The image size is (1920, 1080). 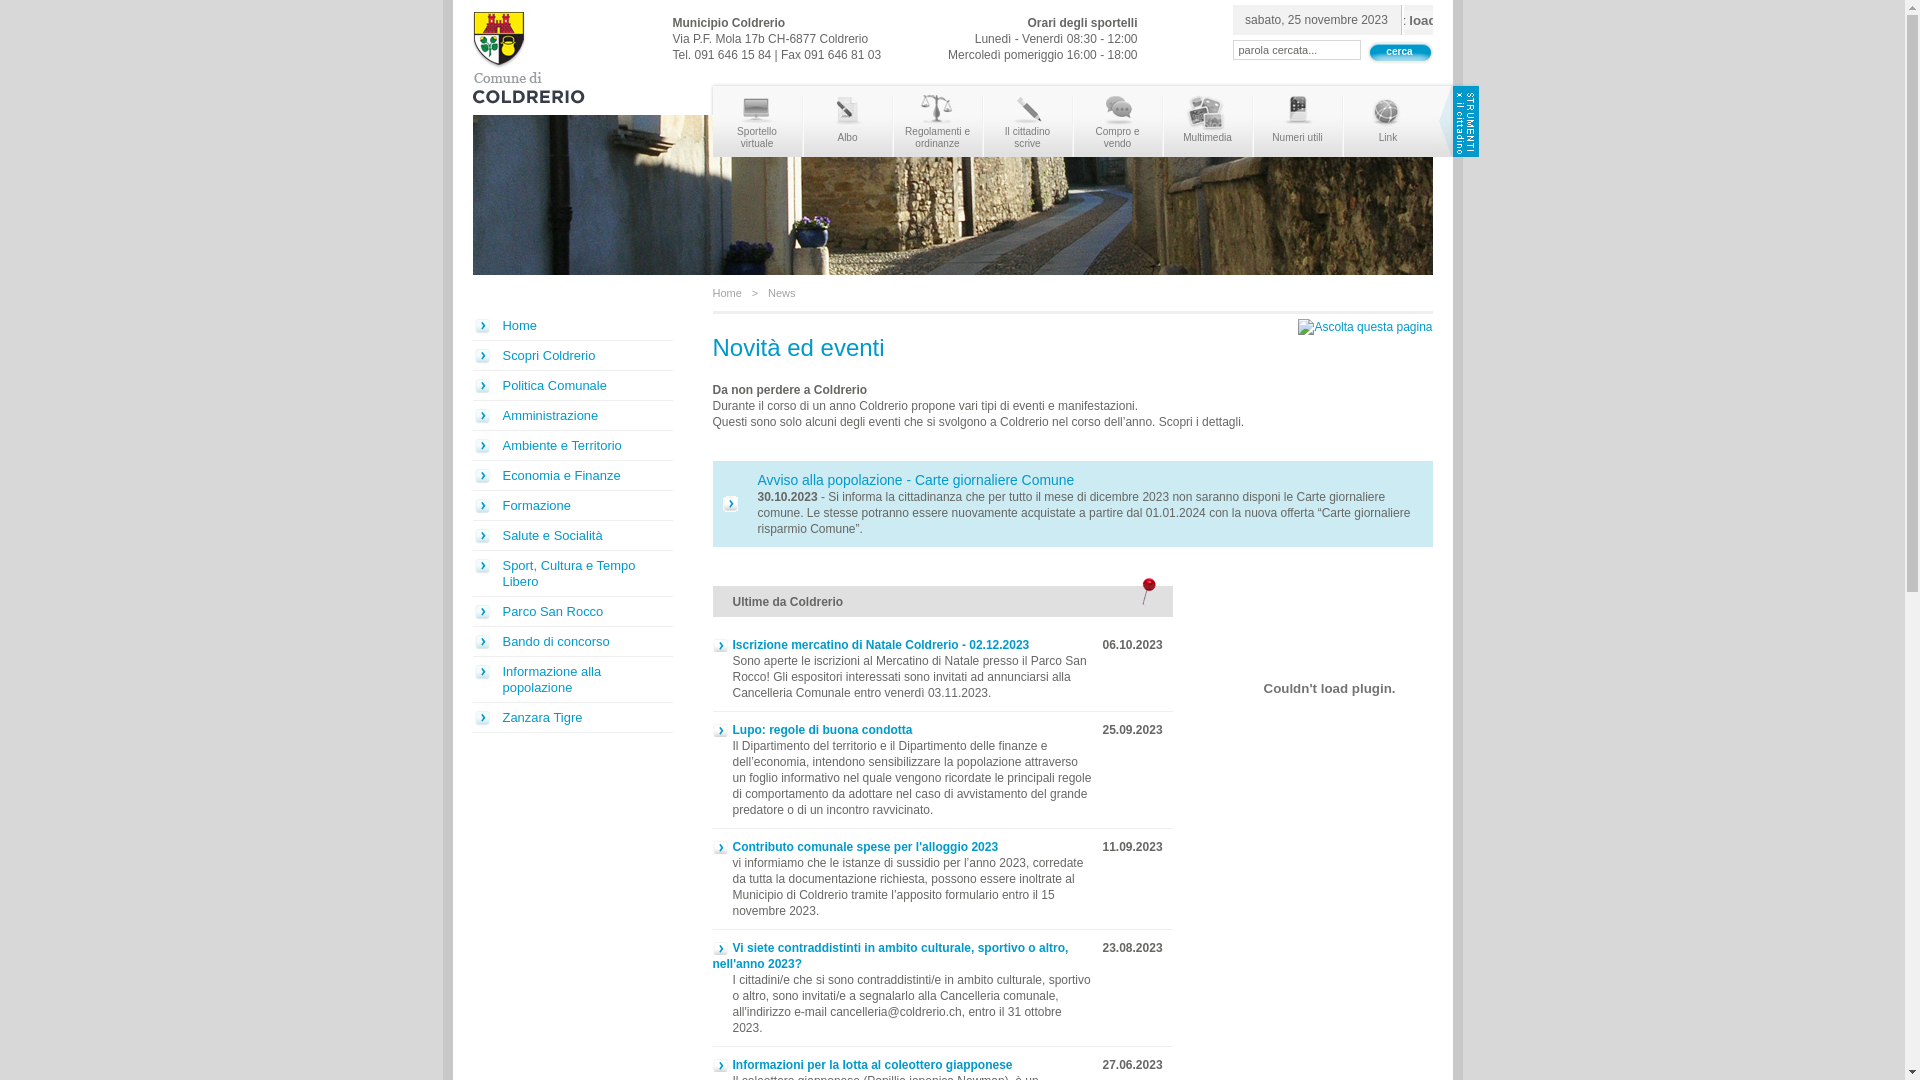 I want to click on 'Bando di concorso', so click(x=470, y=641).